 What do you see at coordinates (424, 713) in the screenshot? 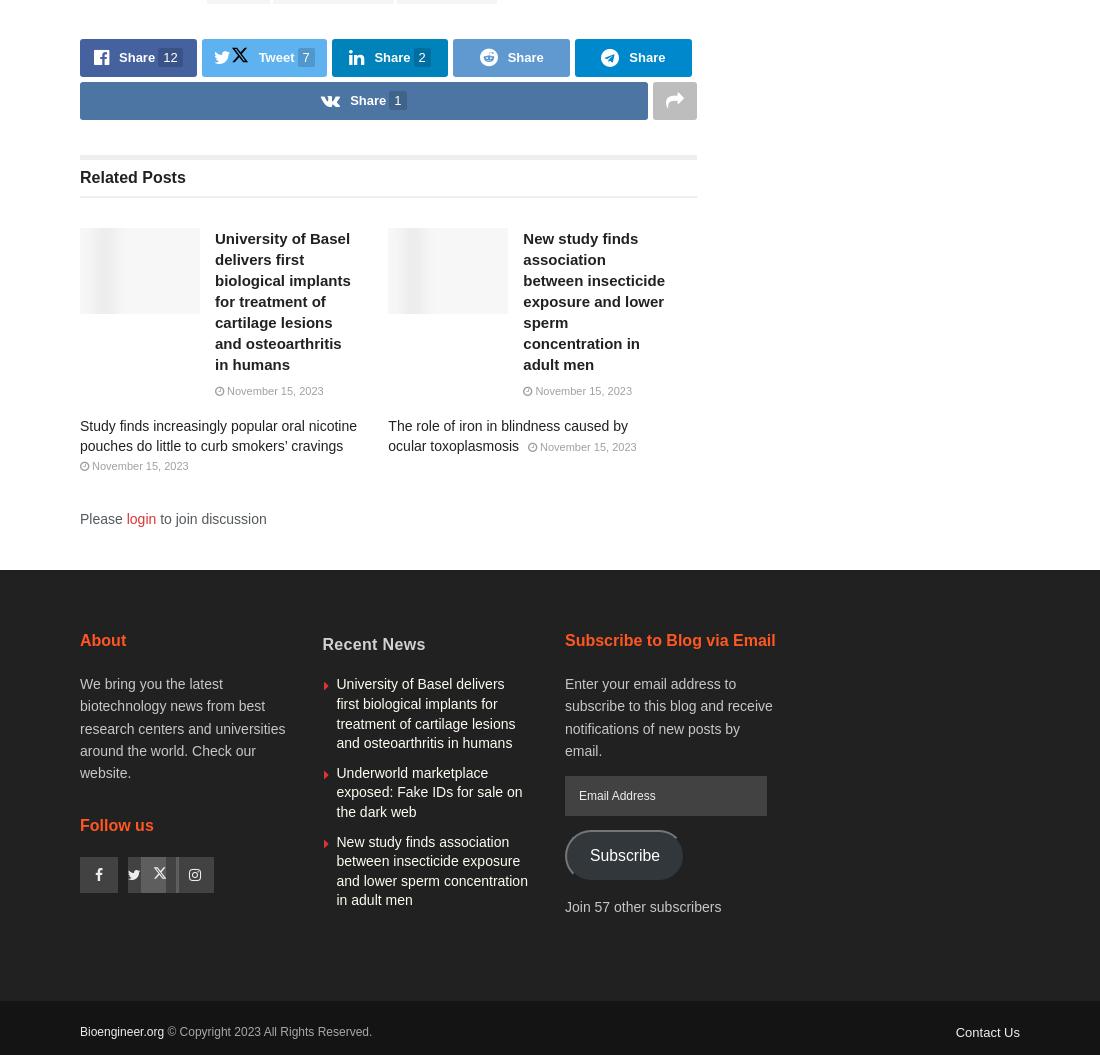
I see `'University of Basel delivers first biological implants for treatment of cartilage lesions and osteoarthritis in humans'` at bounding box center [424, 713].